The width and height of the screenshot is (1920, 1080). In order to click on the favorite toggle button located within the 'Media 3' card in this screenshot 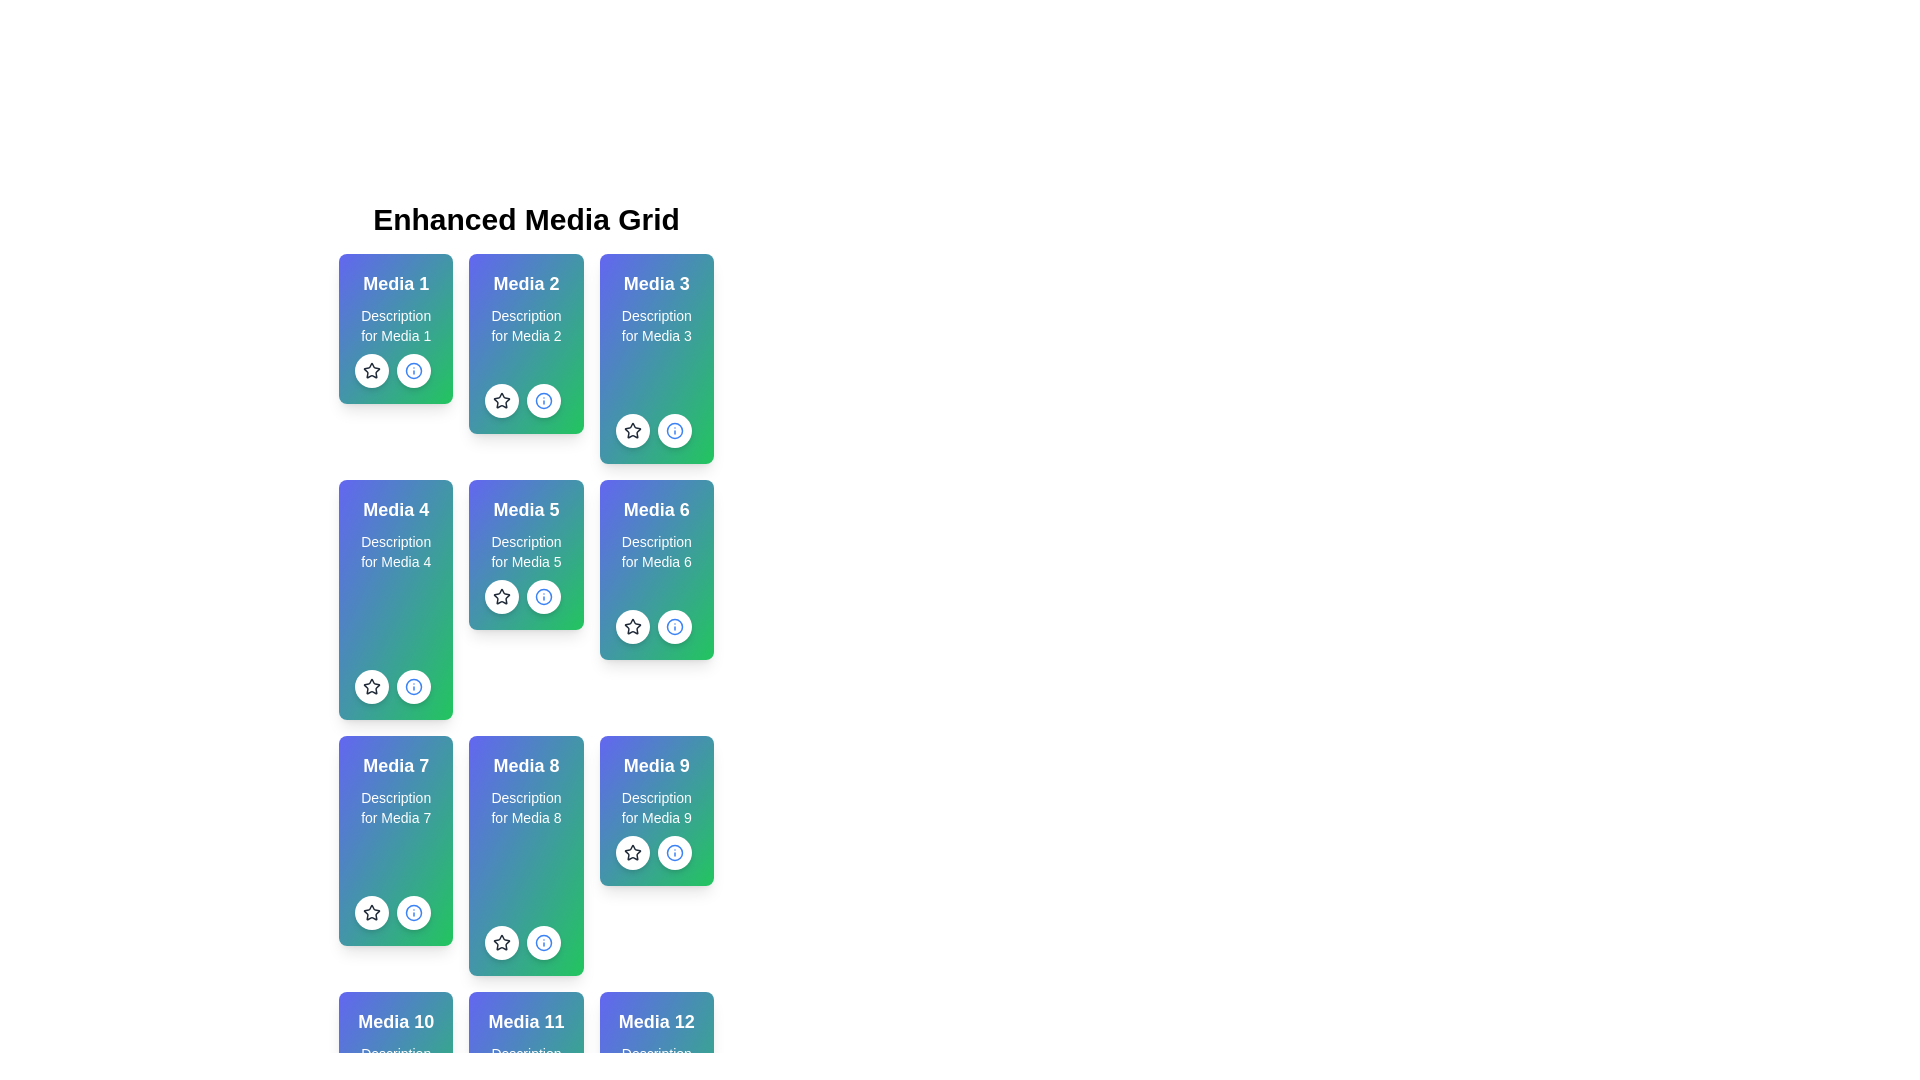, I will do `click(631, 430)`.